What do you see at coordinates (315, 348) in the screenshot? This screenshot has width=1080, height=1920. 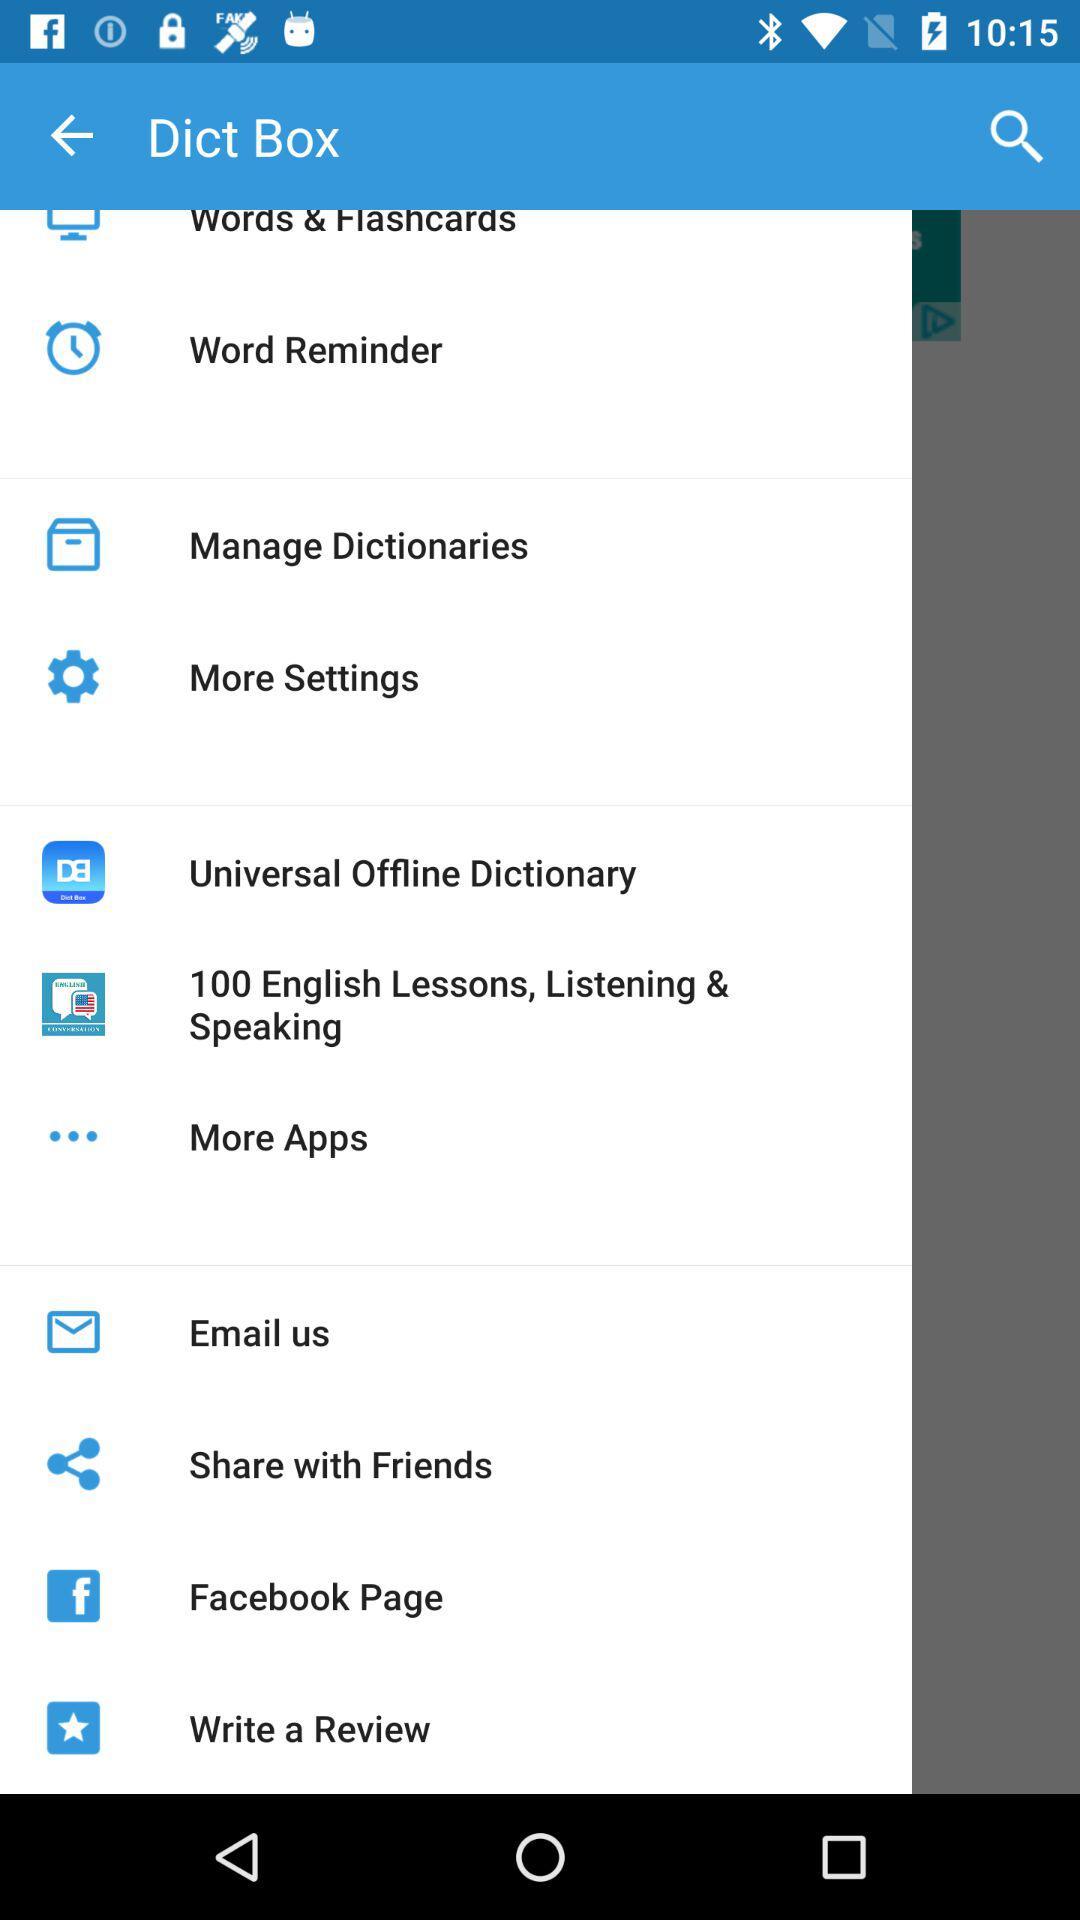 I see `app below words & flashcards item` at bounding box center [315, 348].